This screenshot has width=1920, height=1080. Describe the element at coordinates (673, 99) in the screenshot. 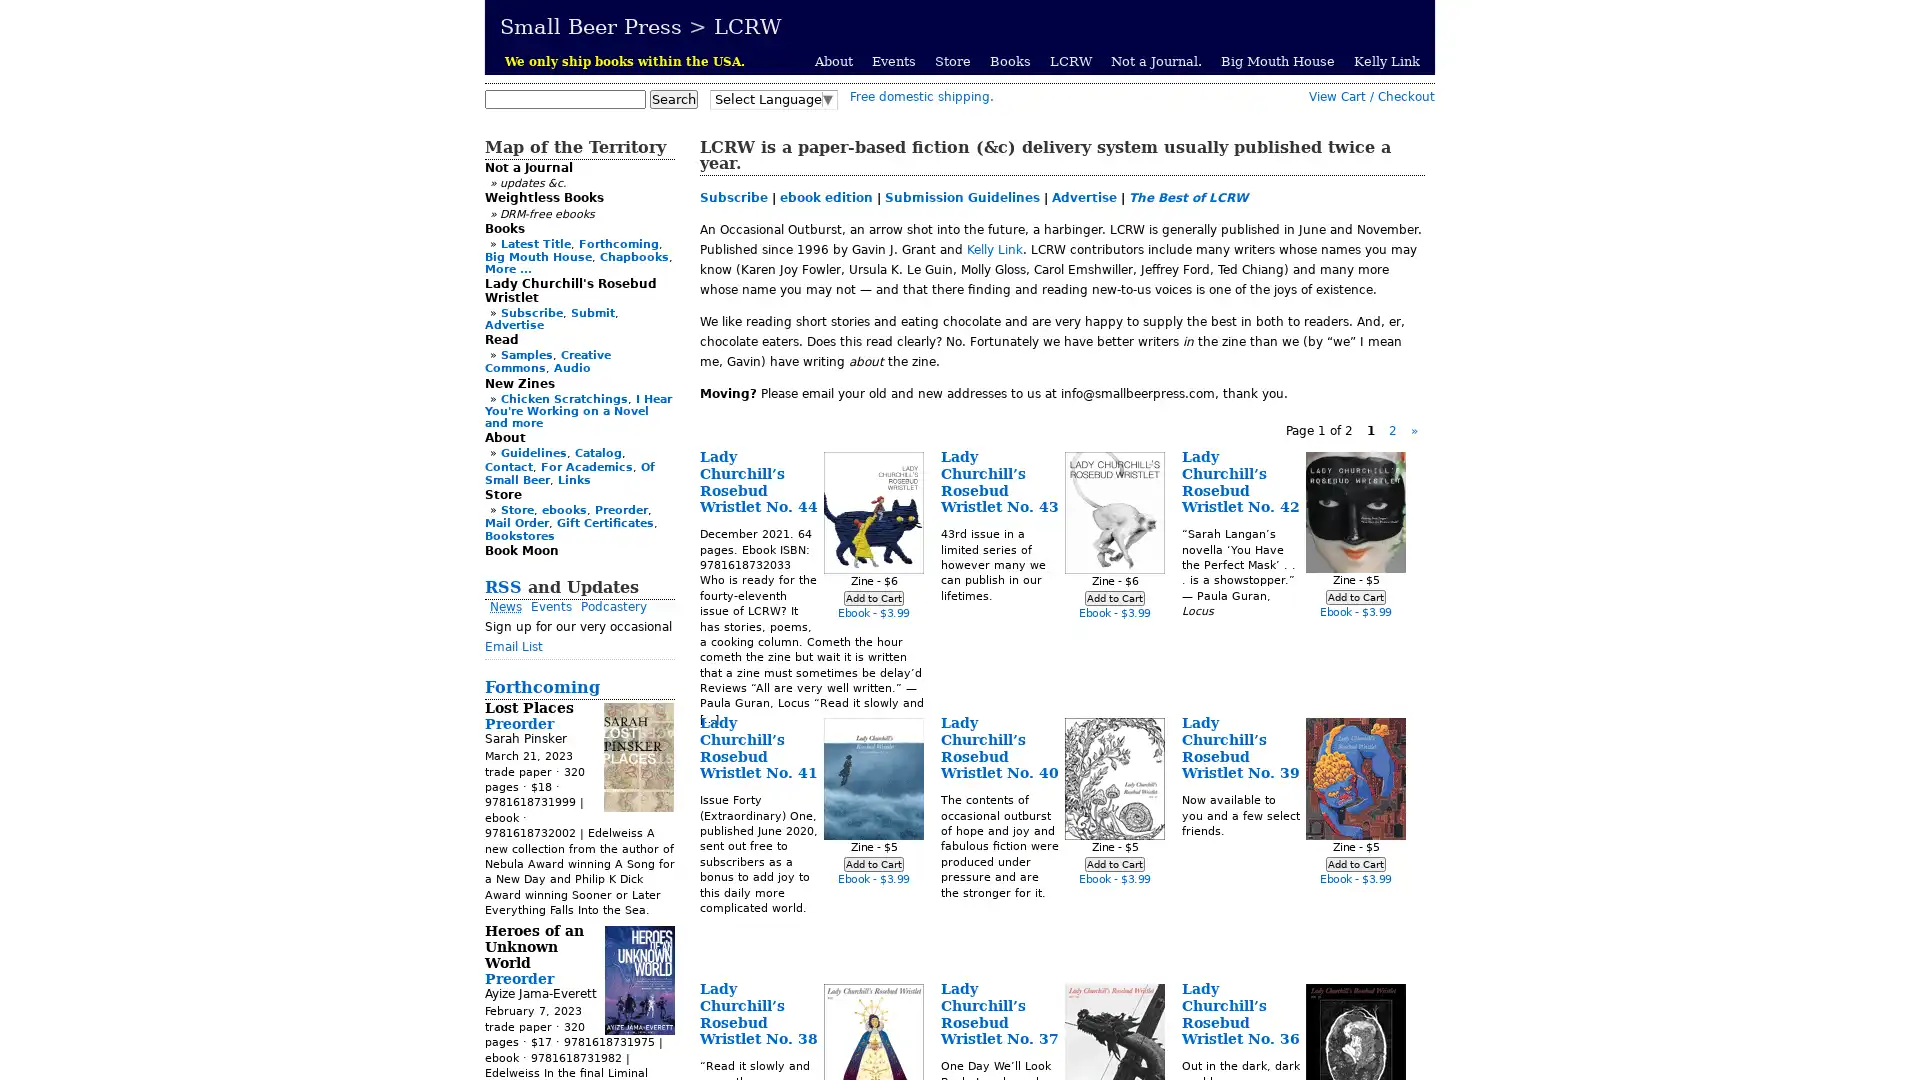

I see `Search` at that location.